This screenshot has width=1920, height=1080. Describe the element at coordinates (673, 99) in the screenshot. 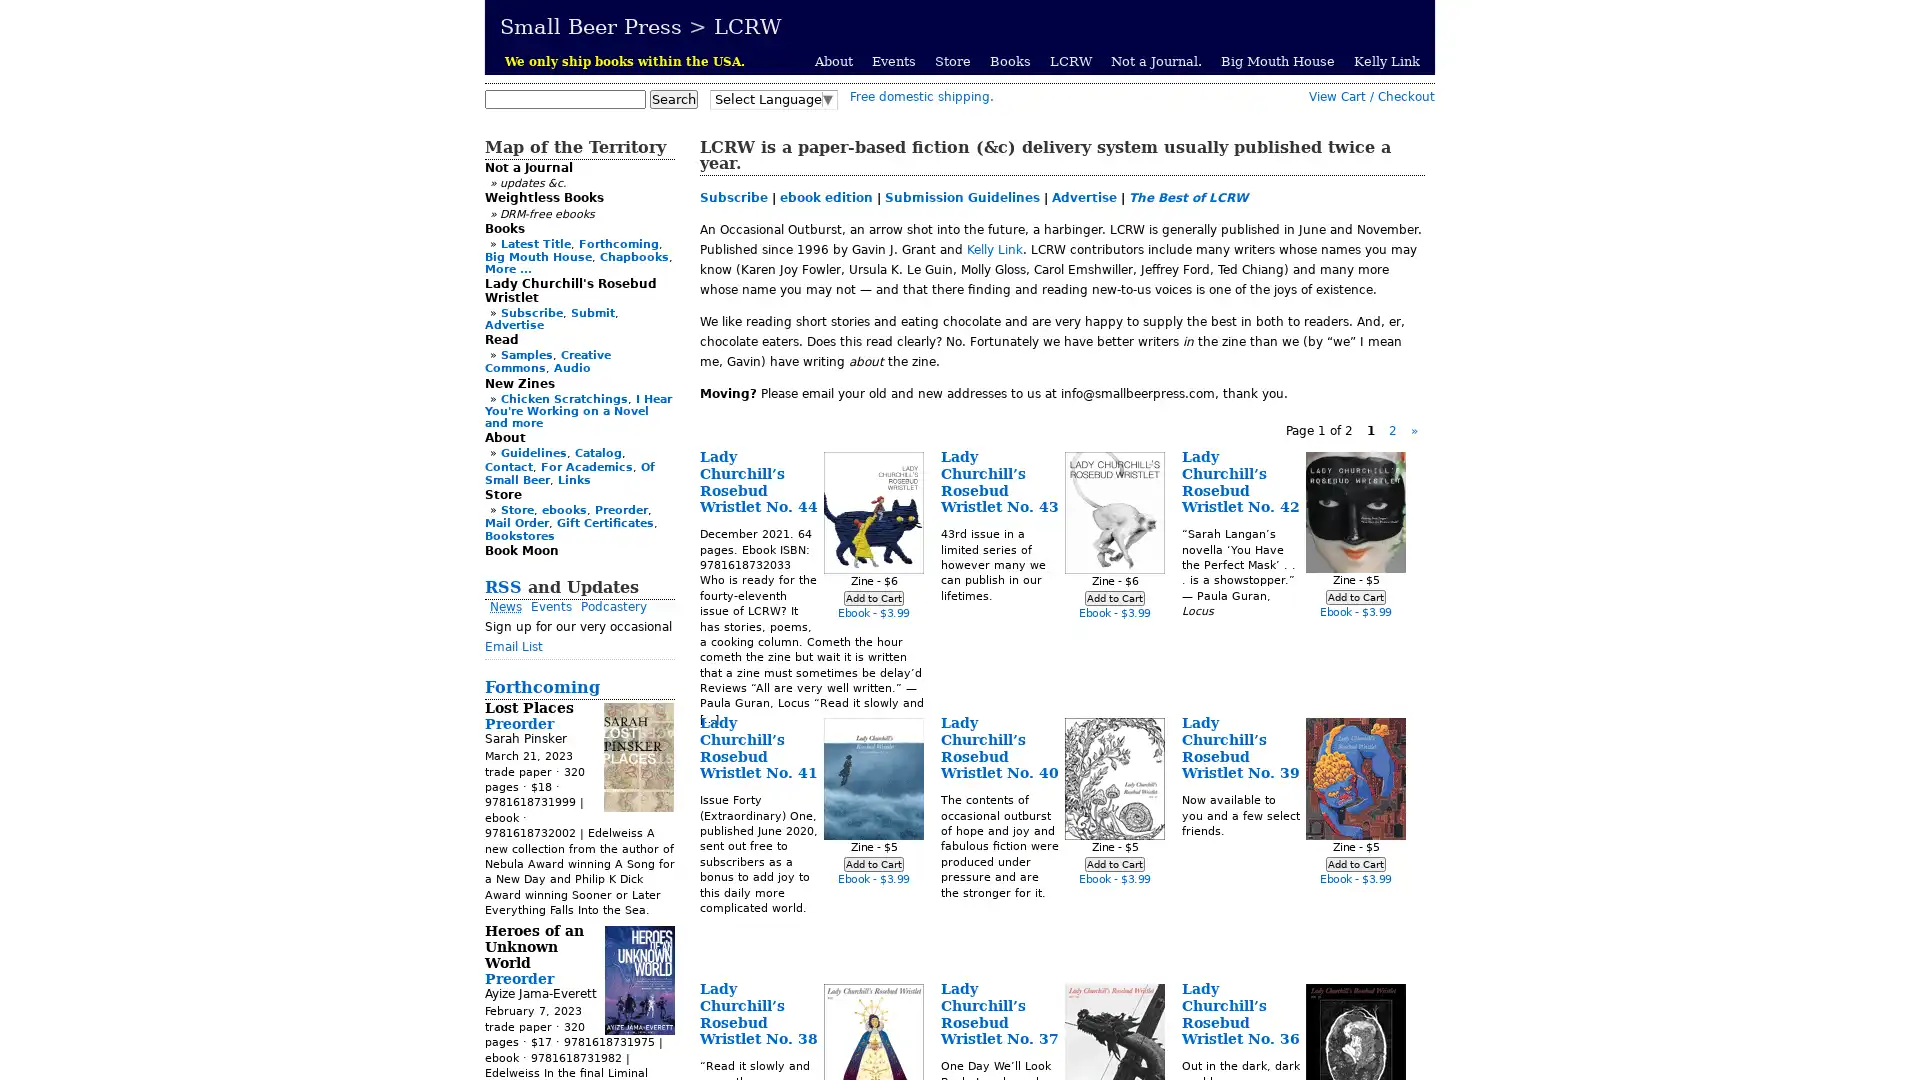

I see `Search` at that location.